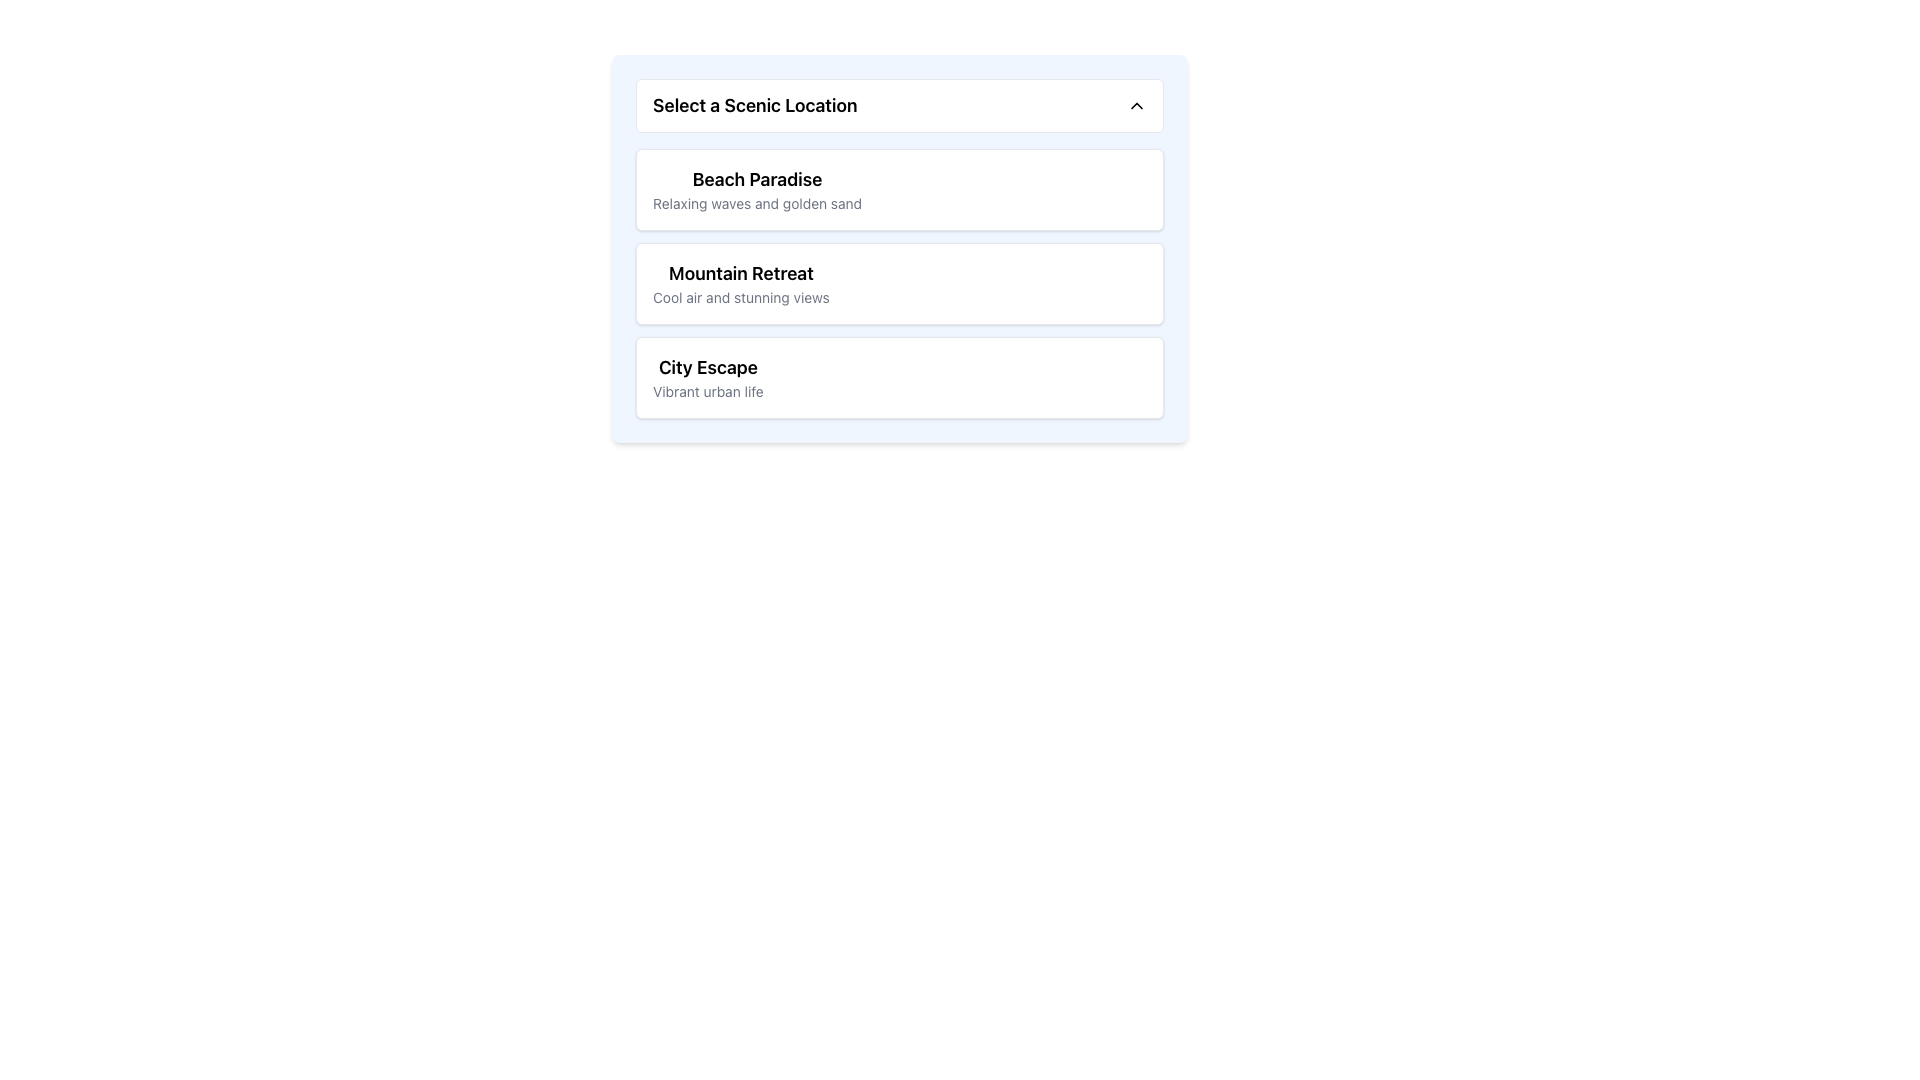  Describe the element at coordinates (708, 367) in the screenshot. I see `title 'City Escape' from the top Text Label in the section that describes 'City Escape'` at that location.